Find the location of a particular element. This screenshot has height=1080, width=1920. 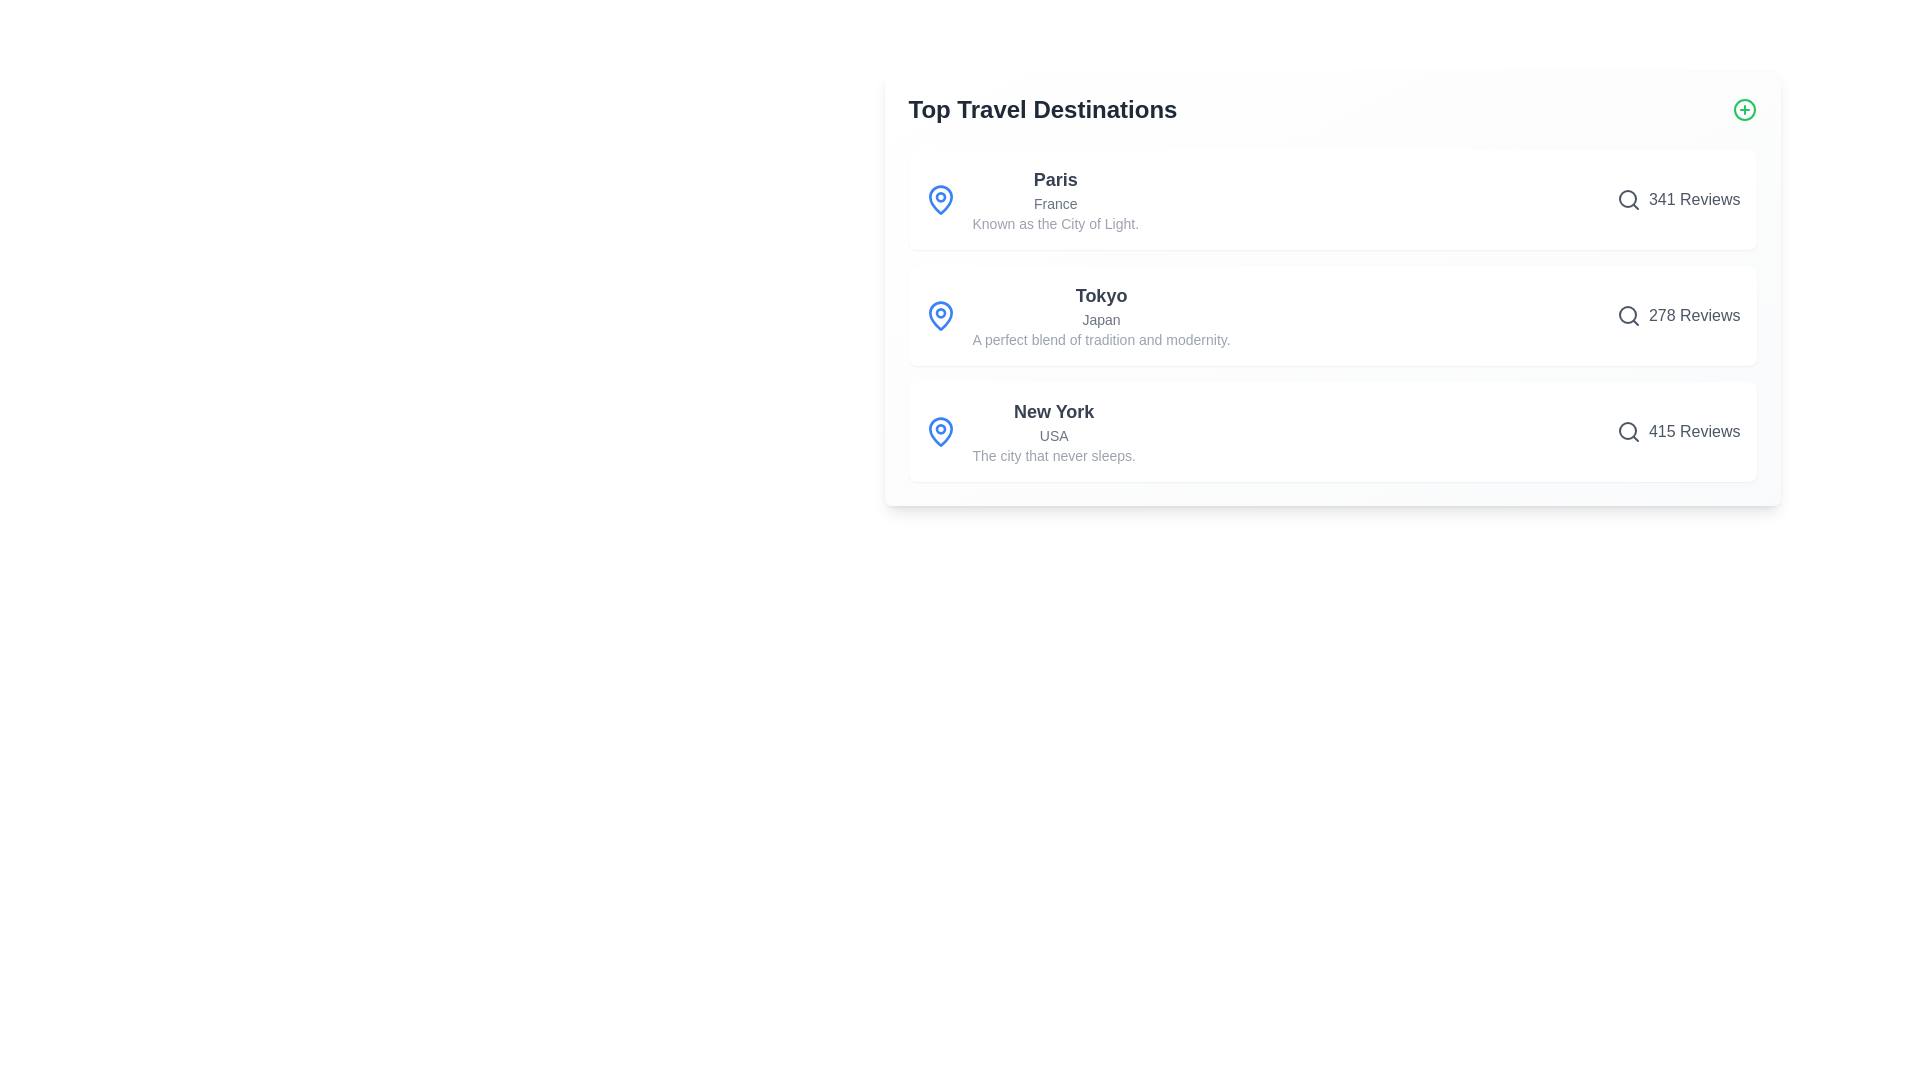

the map pin icon for Paris to focus on the corresponding destination is located at coordinates (939, 200).